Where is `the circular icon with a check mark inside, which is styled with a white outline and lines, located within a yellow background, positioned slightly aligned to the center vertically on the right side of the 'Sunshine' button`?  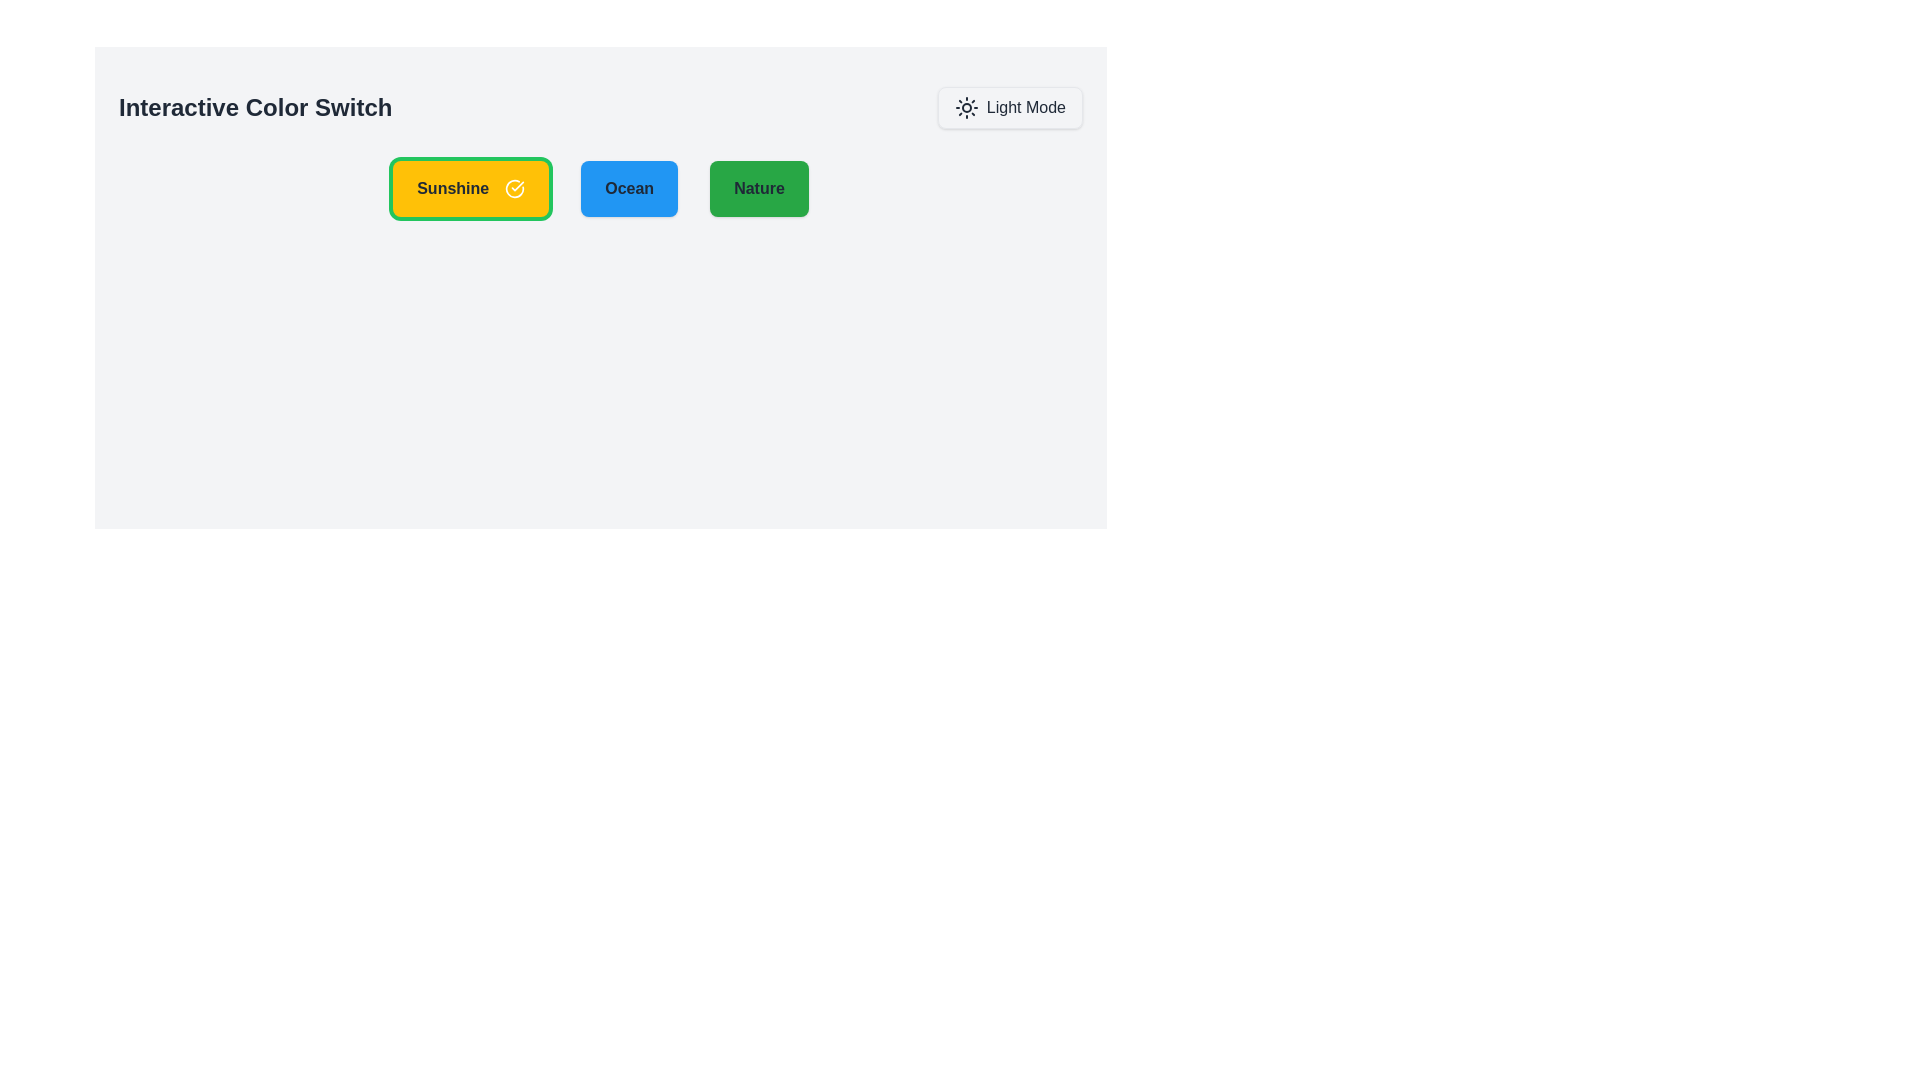 the circular icon with a check mark inside, which is styled with a white outline and lines, located within a yellow background, positioned slightly aligned to the center vertically on the right side of the 'Sunshine' button is located at coordinates (515, 189).